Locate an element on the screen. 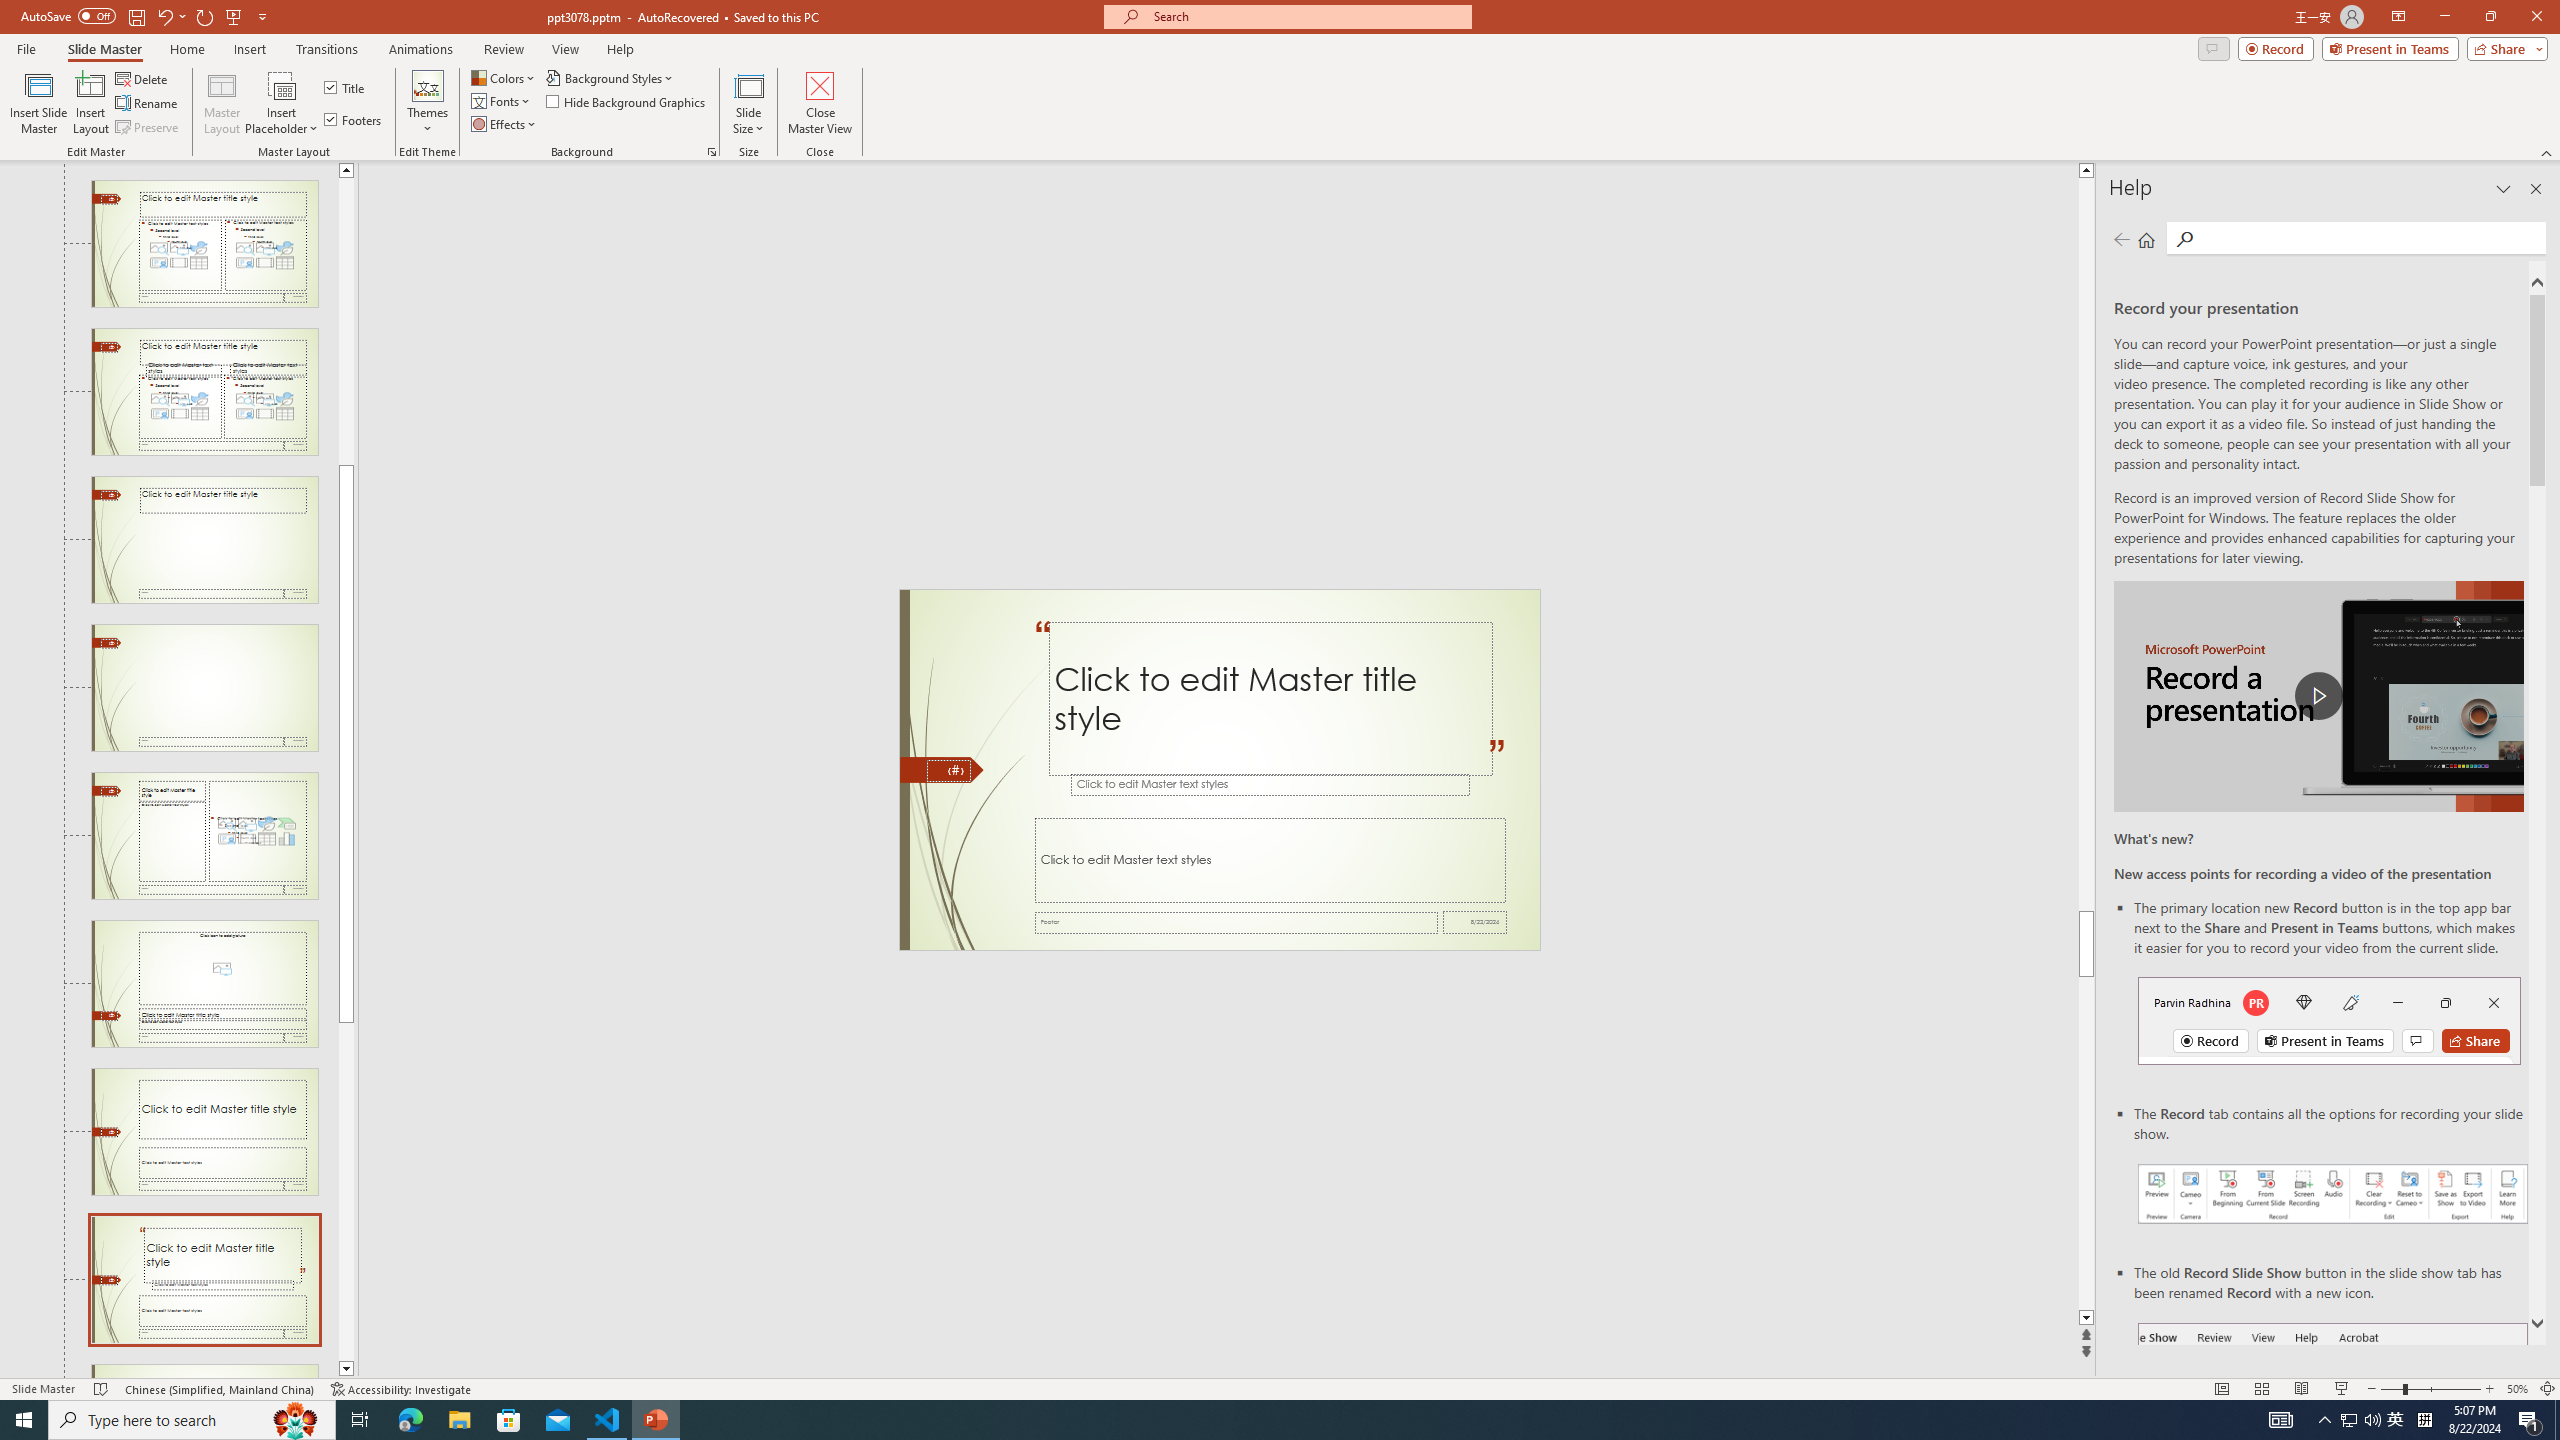 This screenshot has width=2560, height=1440. 'Insert Slide Master' is located at coordinates (37, 103).